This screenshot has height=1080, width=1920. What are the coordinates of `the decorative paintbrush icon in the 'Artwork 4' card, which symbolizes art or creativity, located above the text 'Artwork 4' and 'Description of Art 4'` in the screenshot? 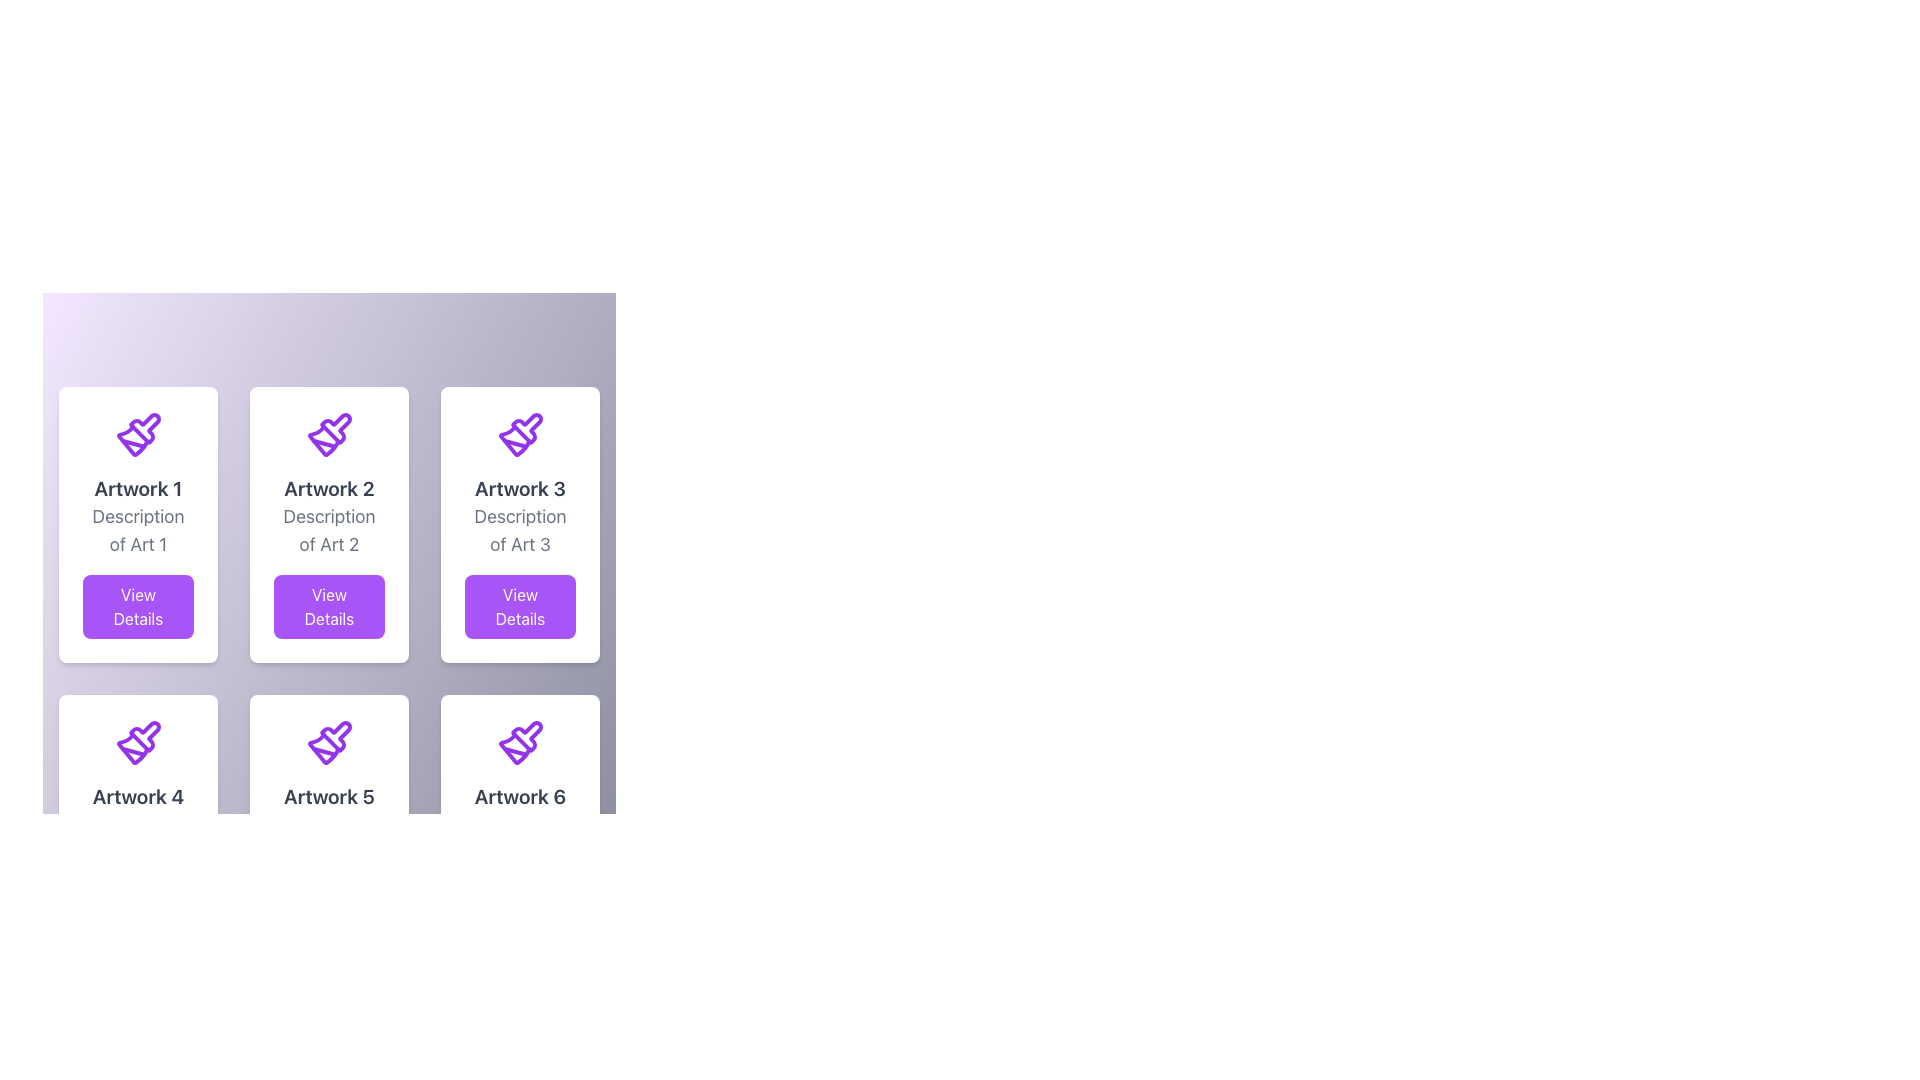 It's located at (137, 743).